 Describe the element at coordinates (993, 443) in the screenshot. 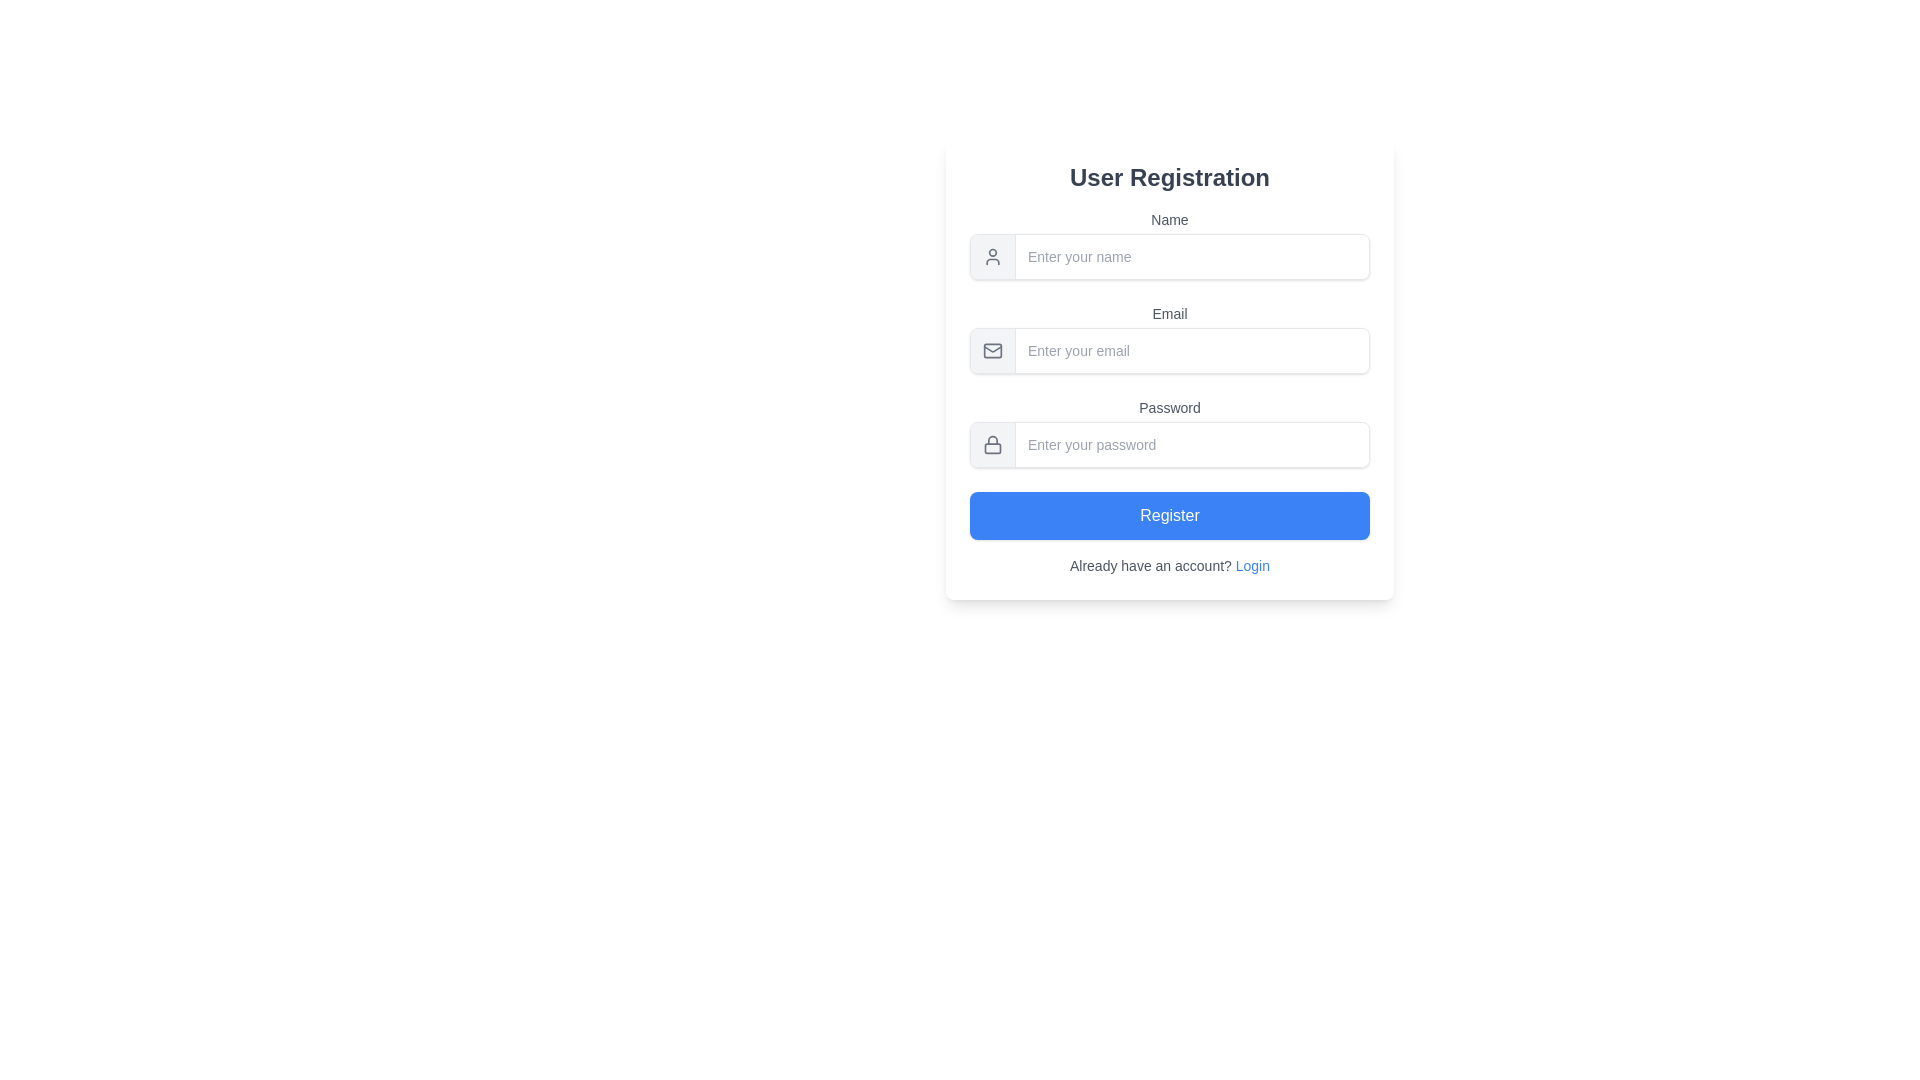

I see `the security icon located to the left of the password input field in the 'User Registration' form, which visually indicates the purpose of the password input` at that location.